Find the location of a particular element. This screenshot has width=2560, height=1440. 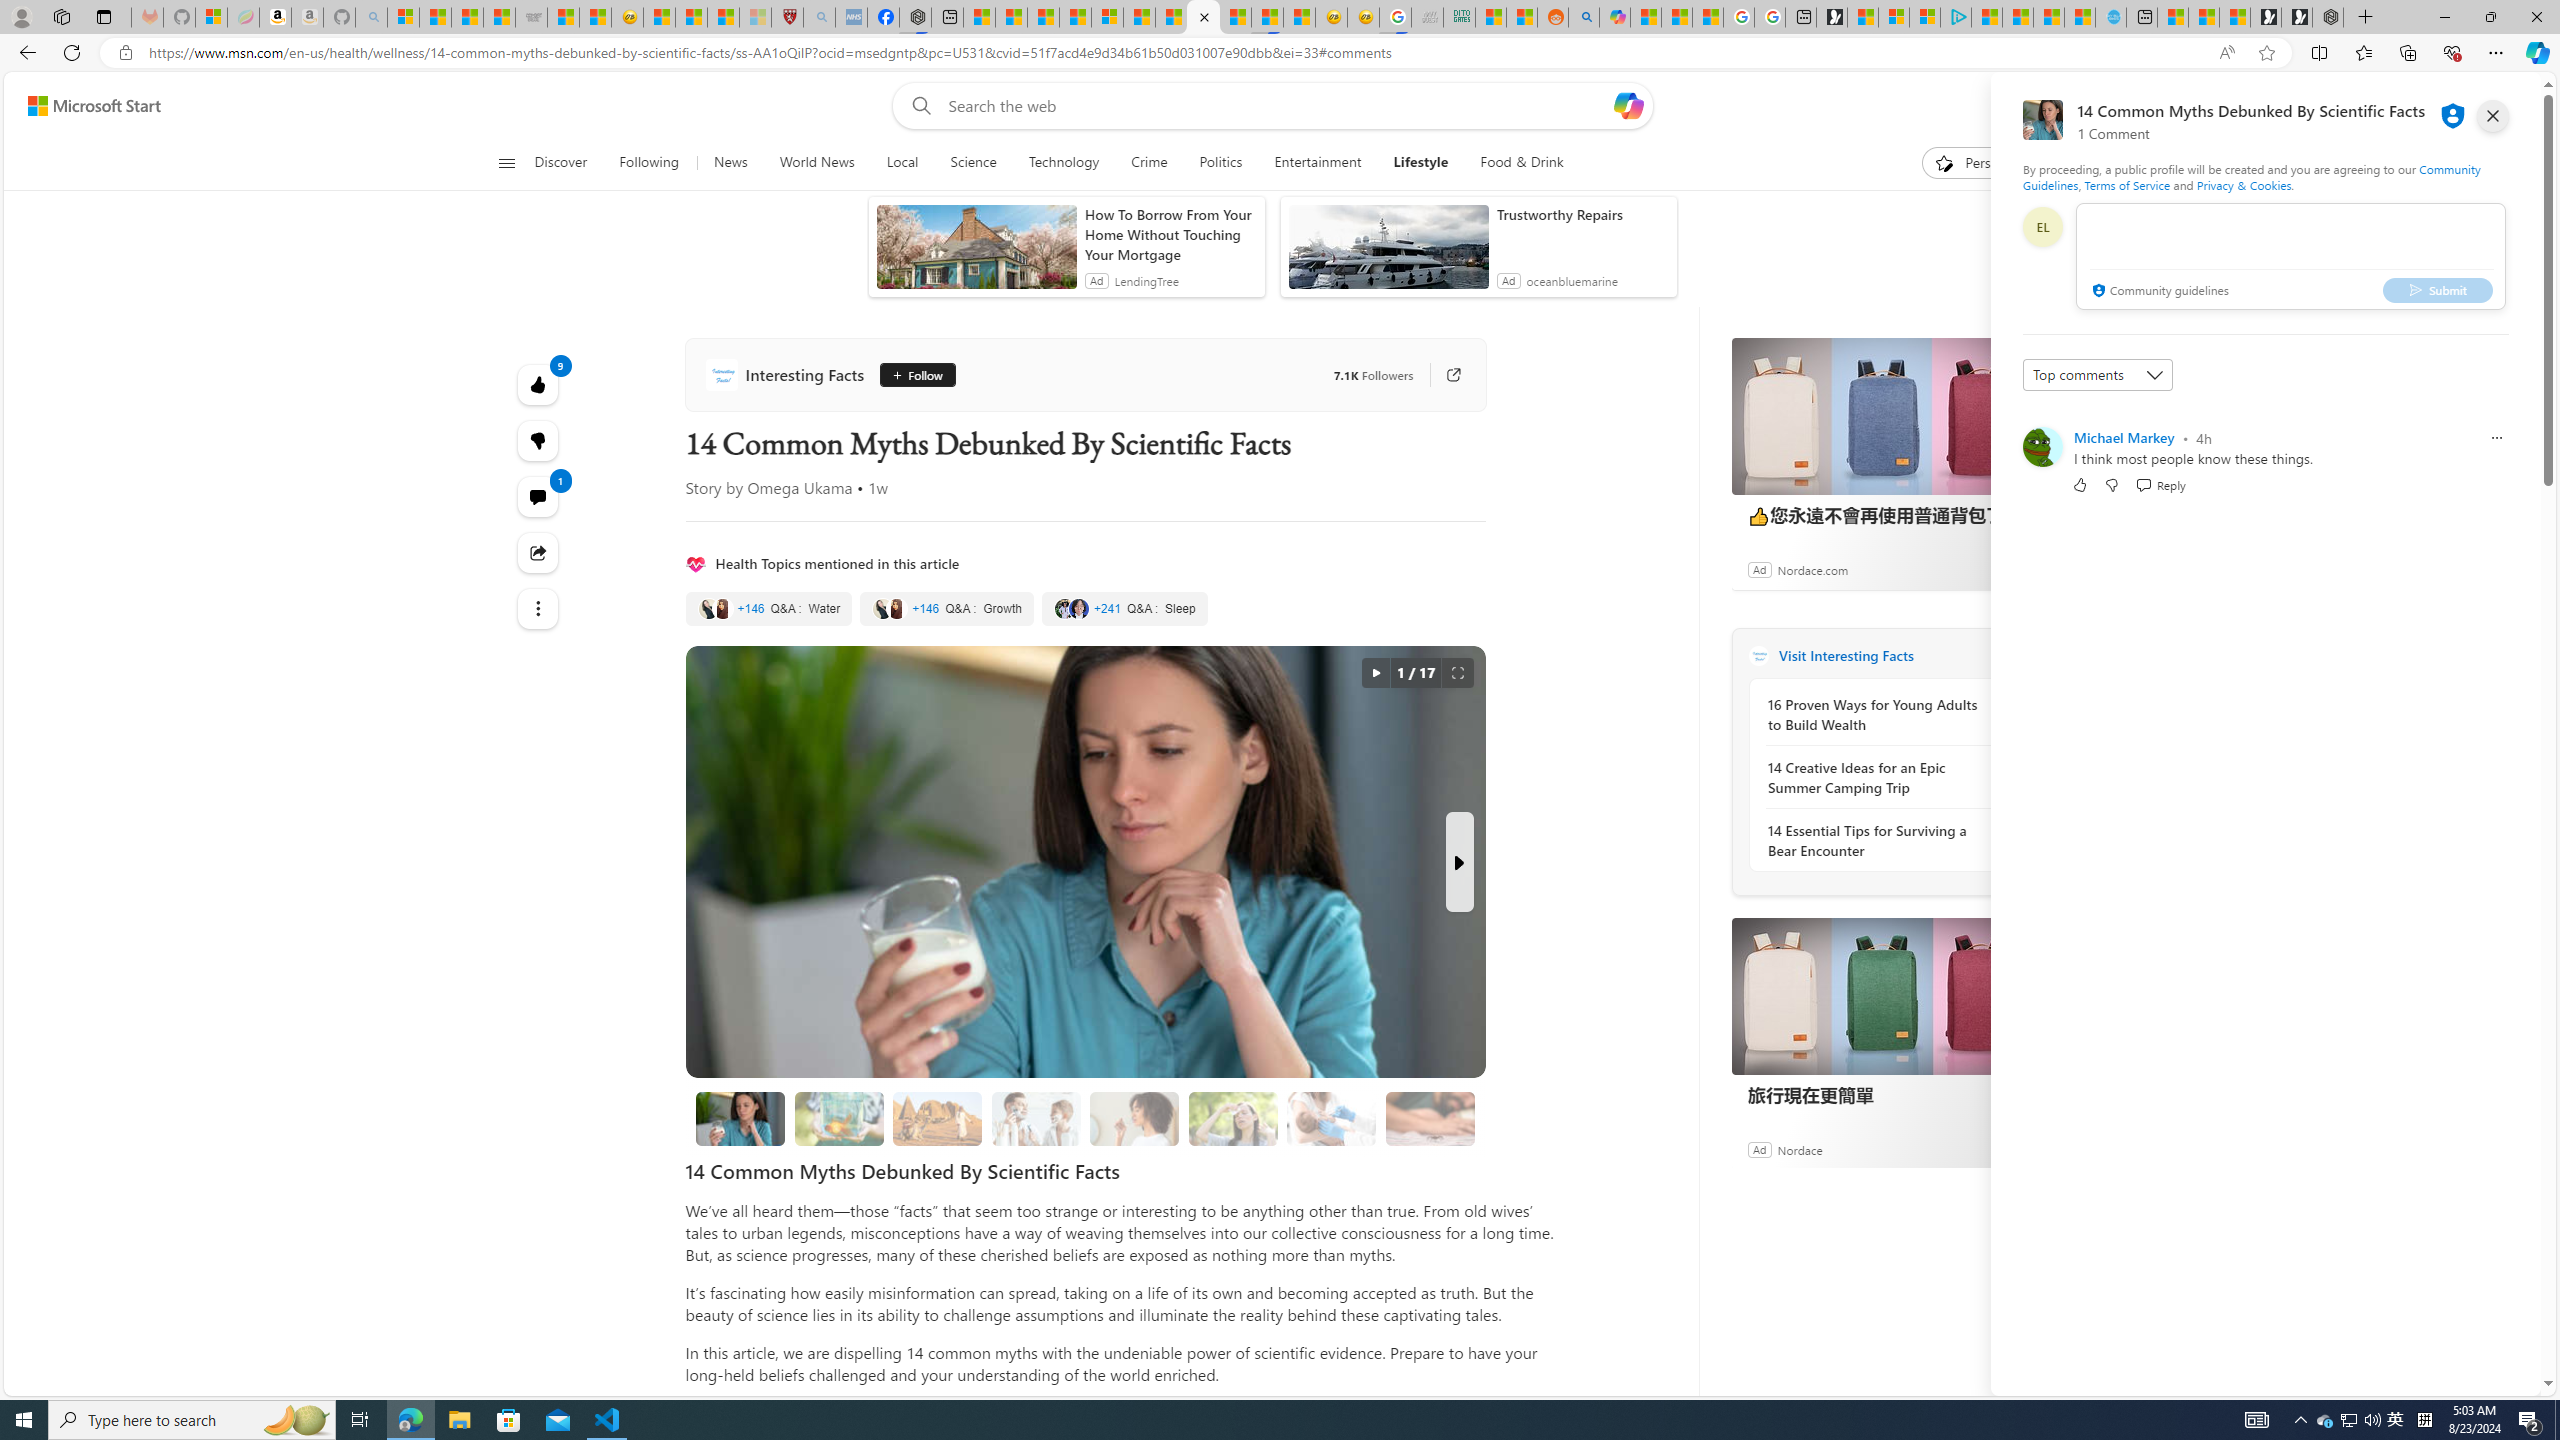

'Home | Sky Blue Bikes - Sky Blue Bikes' is located at coordinates (2109, 16).